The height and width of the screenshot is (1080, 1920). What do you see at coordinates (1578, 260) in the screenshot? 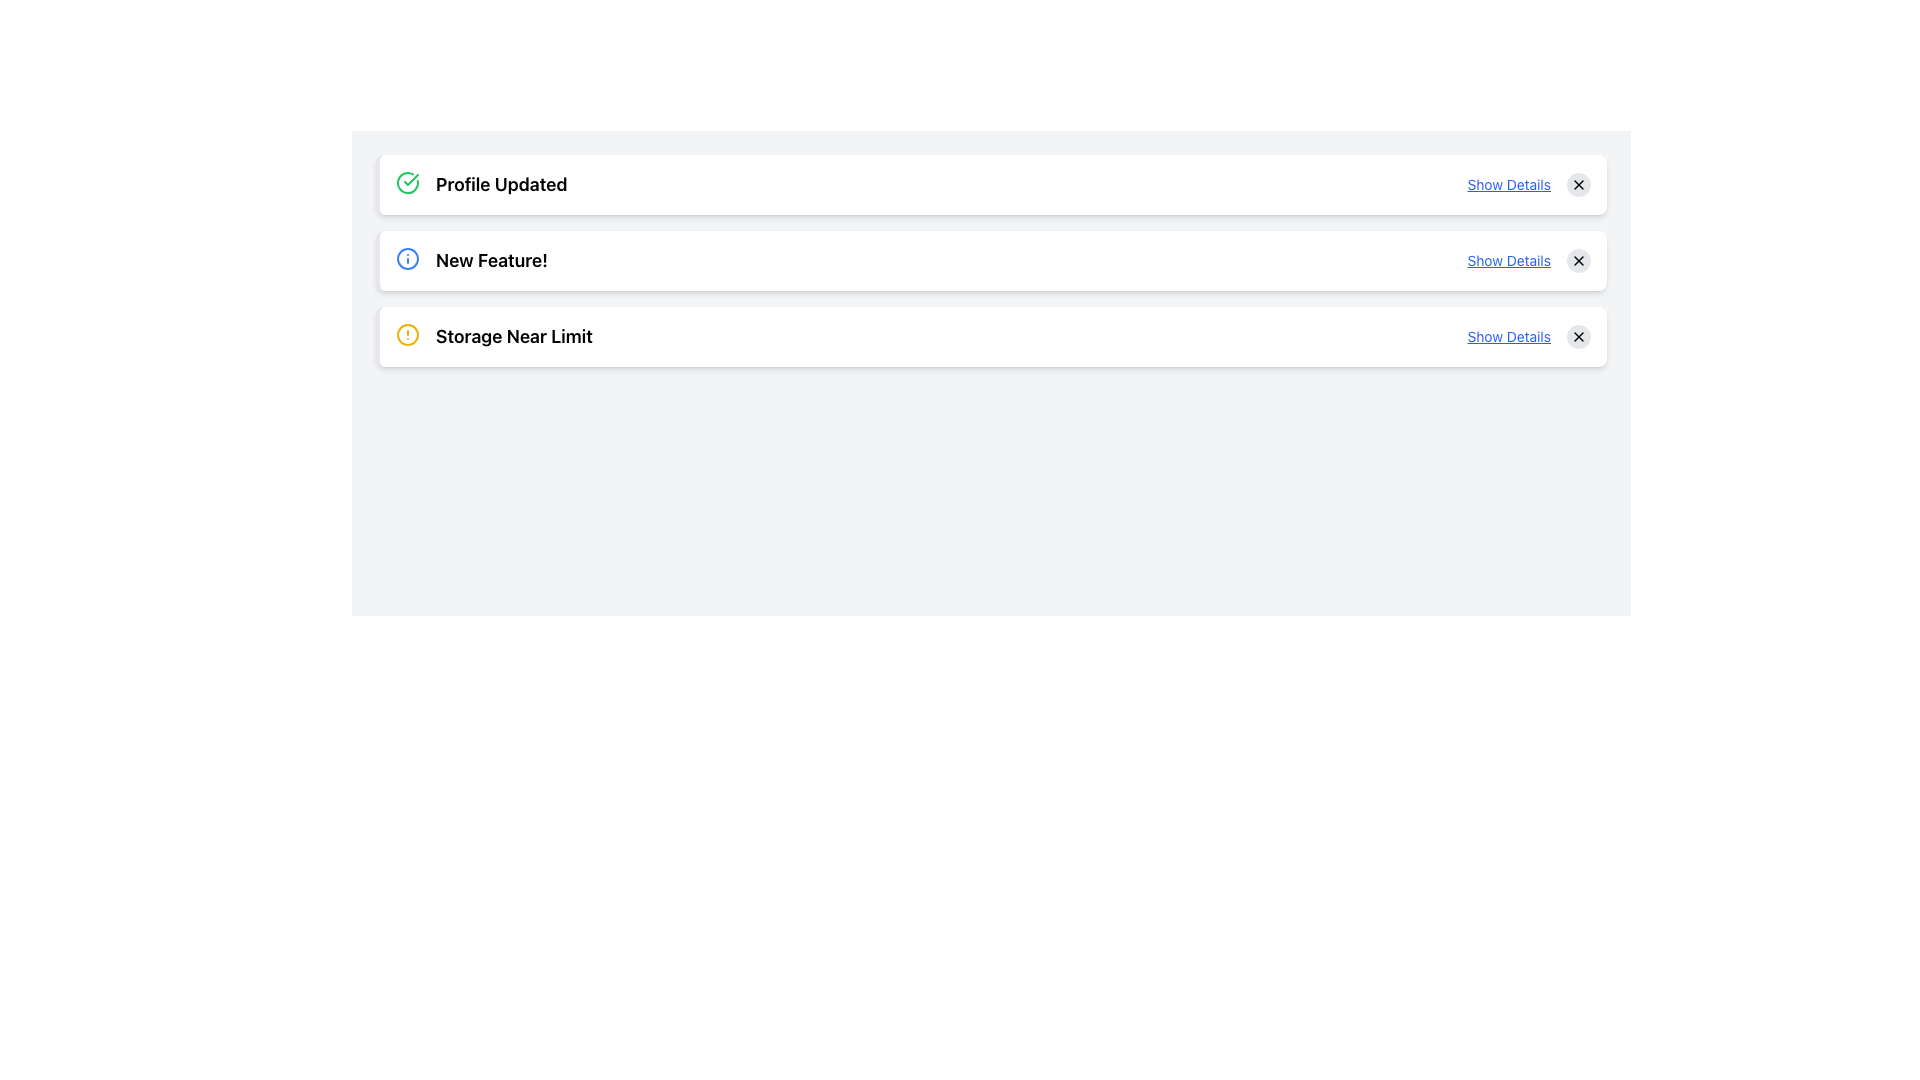
I see `the circular close button with a gray background and an 'X' icon located to the right of the 'Show Details' link in the second row of the list` at bounding box center [1578, 260].